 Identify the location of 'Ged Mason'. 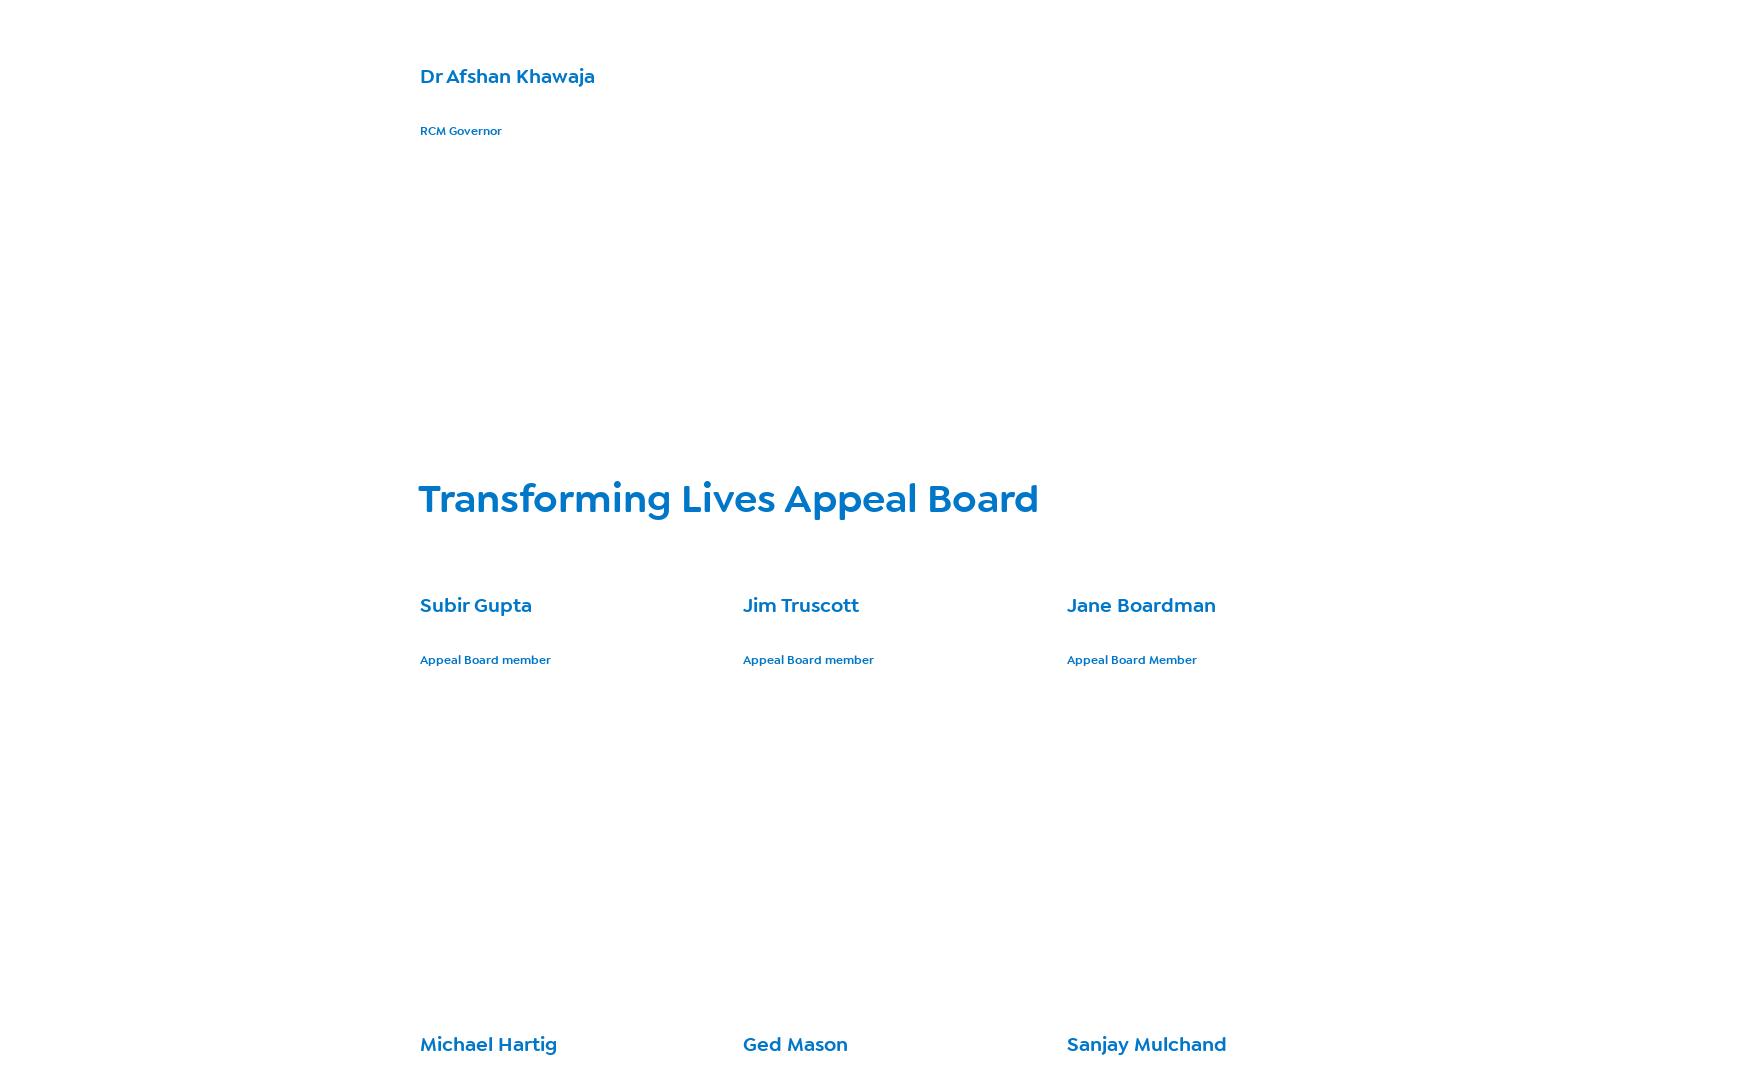
(794, 1044).